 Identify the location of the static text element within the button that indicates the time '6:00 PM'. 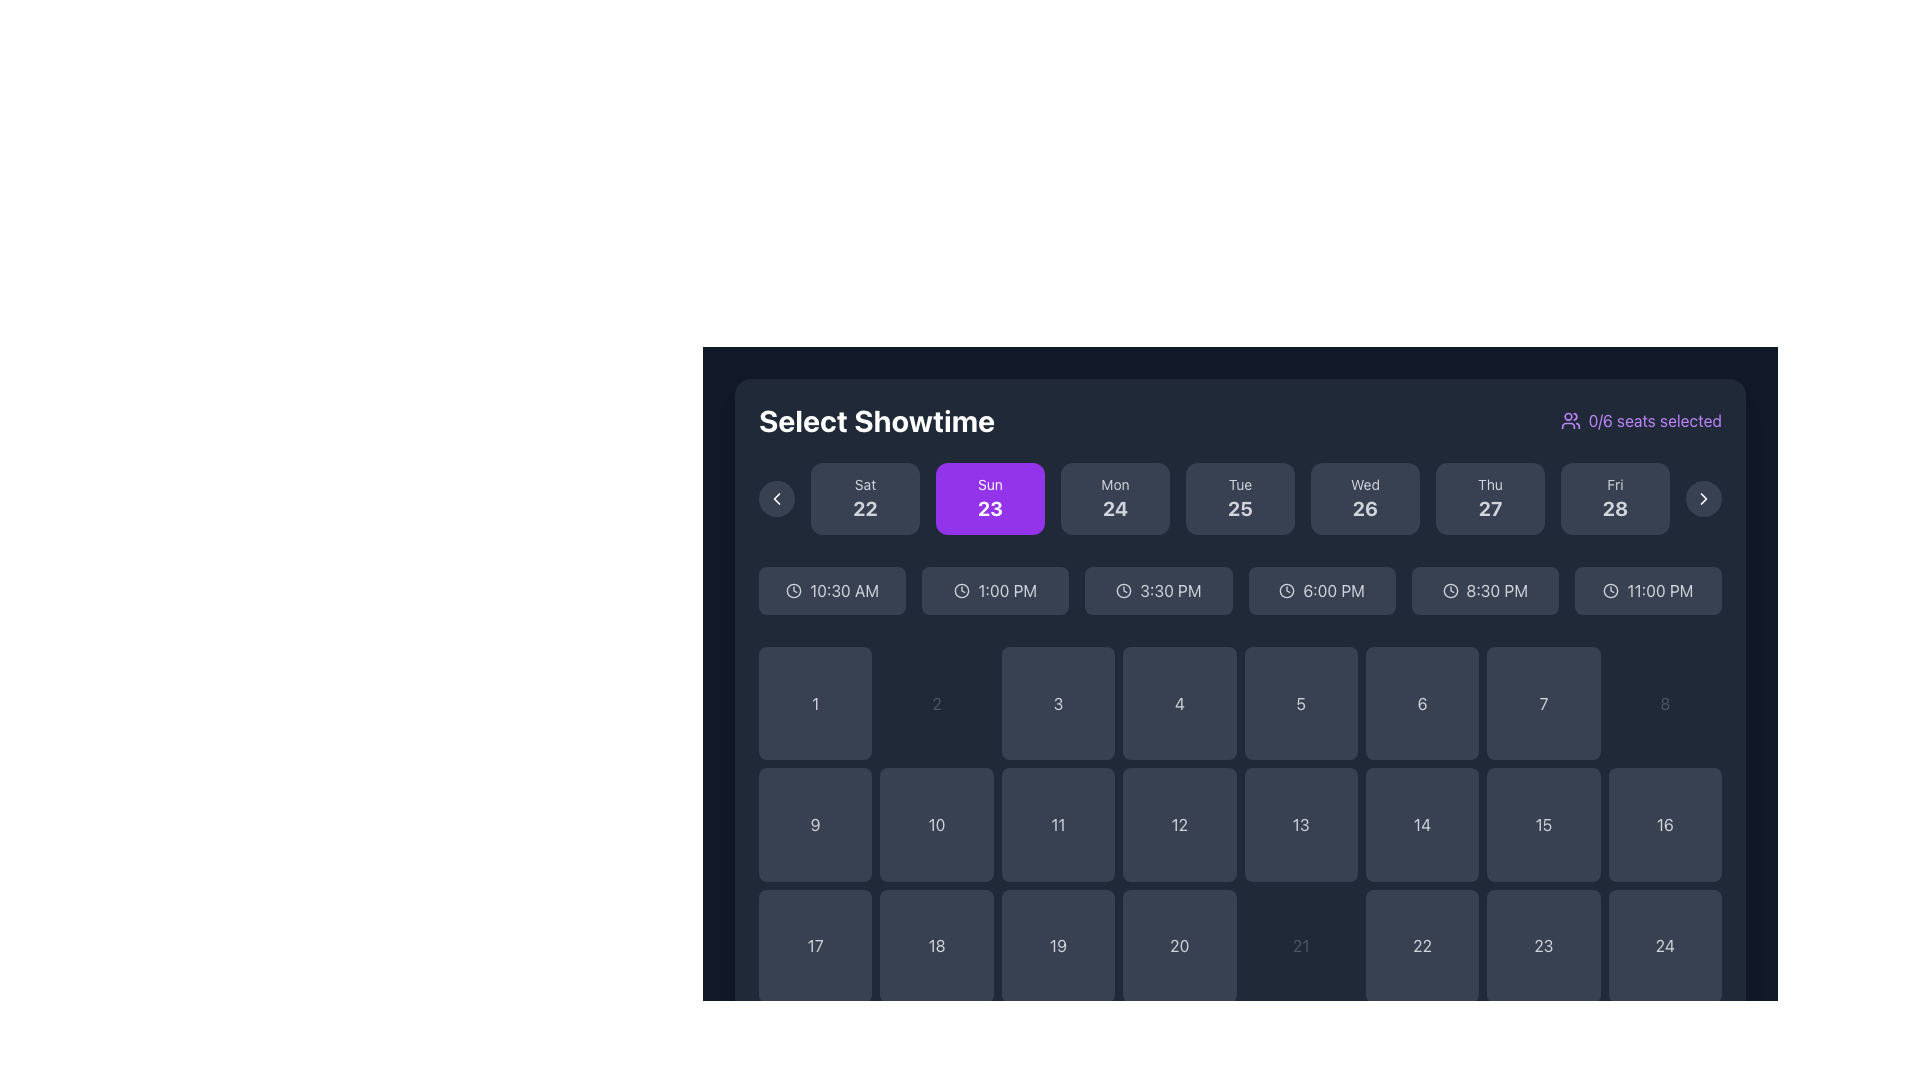
(1334, 589).